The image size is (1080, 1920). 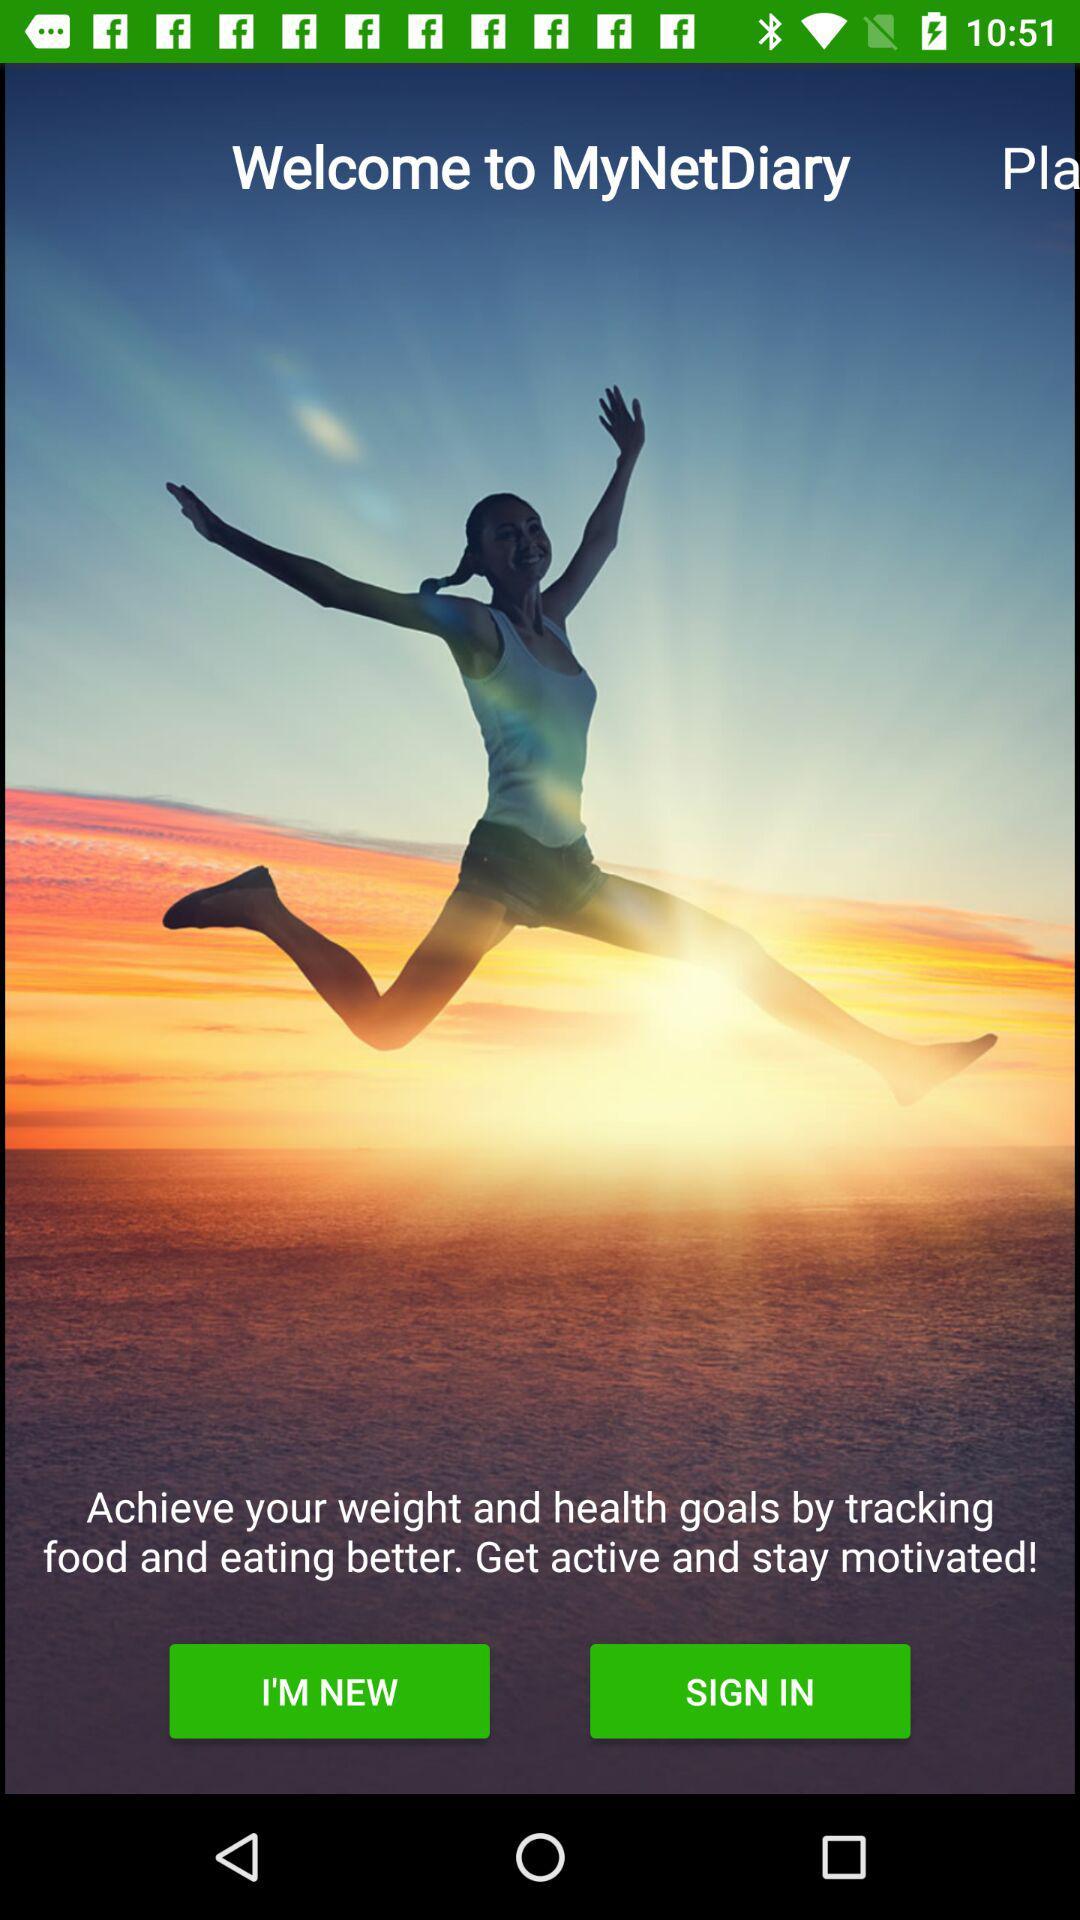 What do you see at coordinates (328, 1690) in the screenshot?
I see `icon below the achieve your weight` at bounding box center [328, 1690].